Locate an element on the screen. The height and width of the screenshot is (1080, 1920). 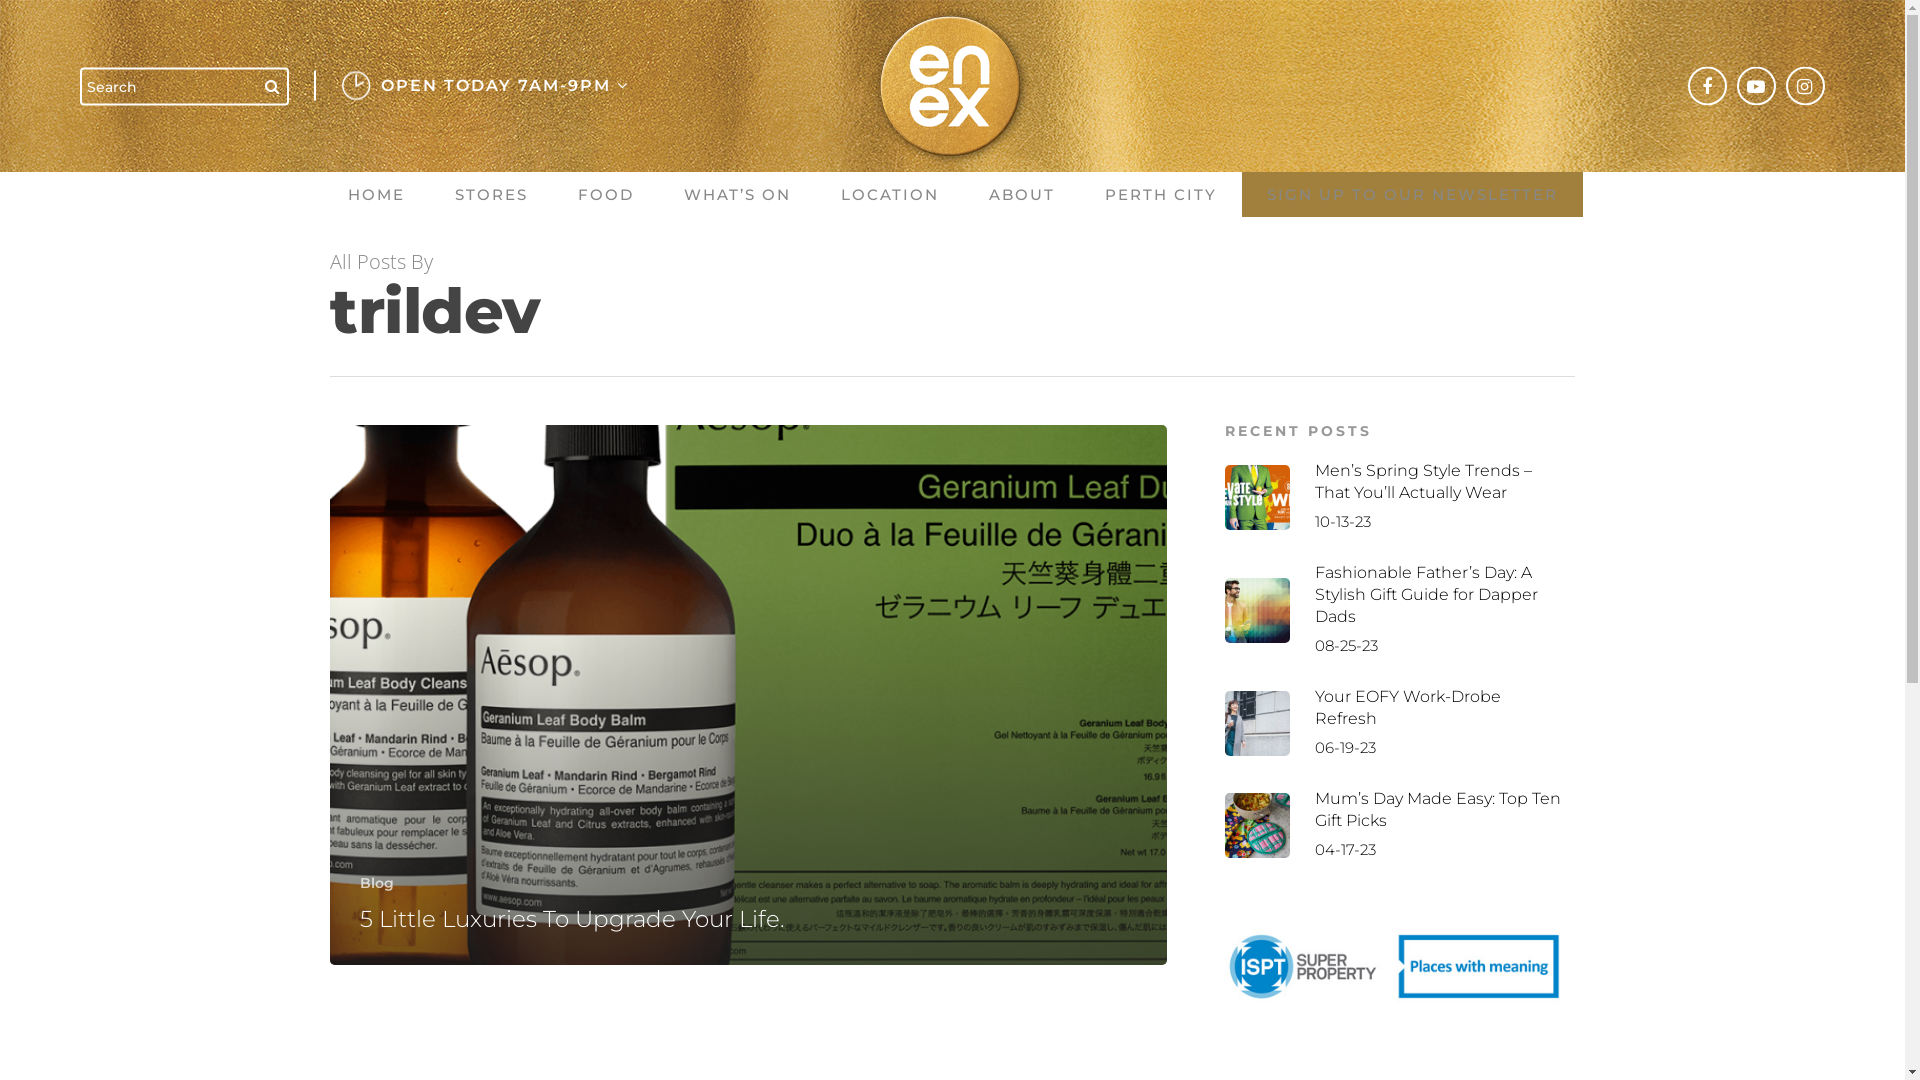
'HOME' is located at coordinates (375, 194).